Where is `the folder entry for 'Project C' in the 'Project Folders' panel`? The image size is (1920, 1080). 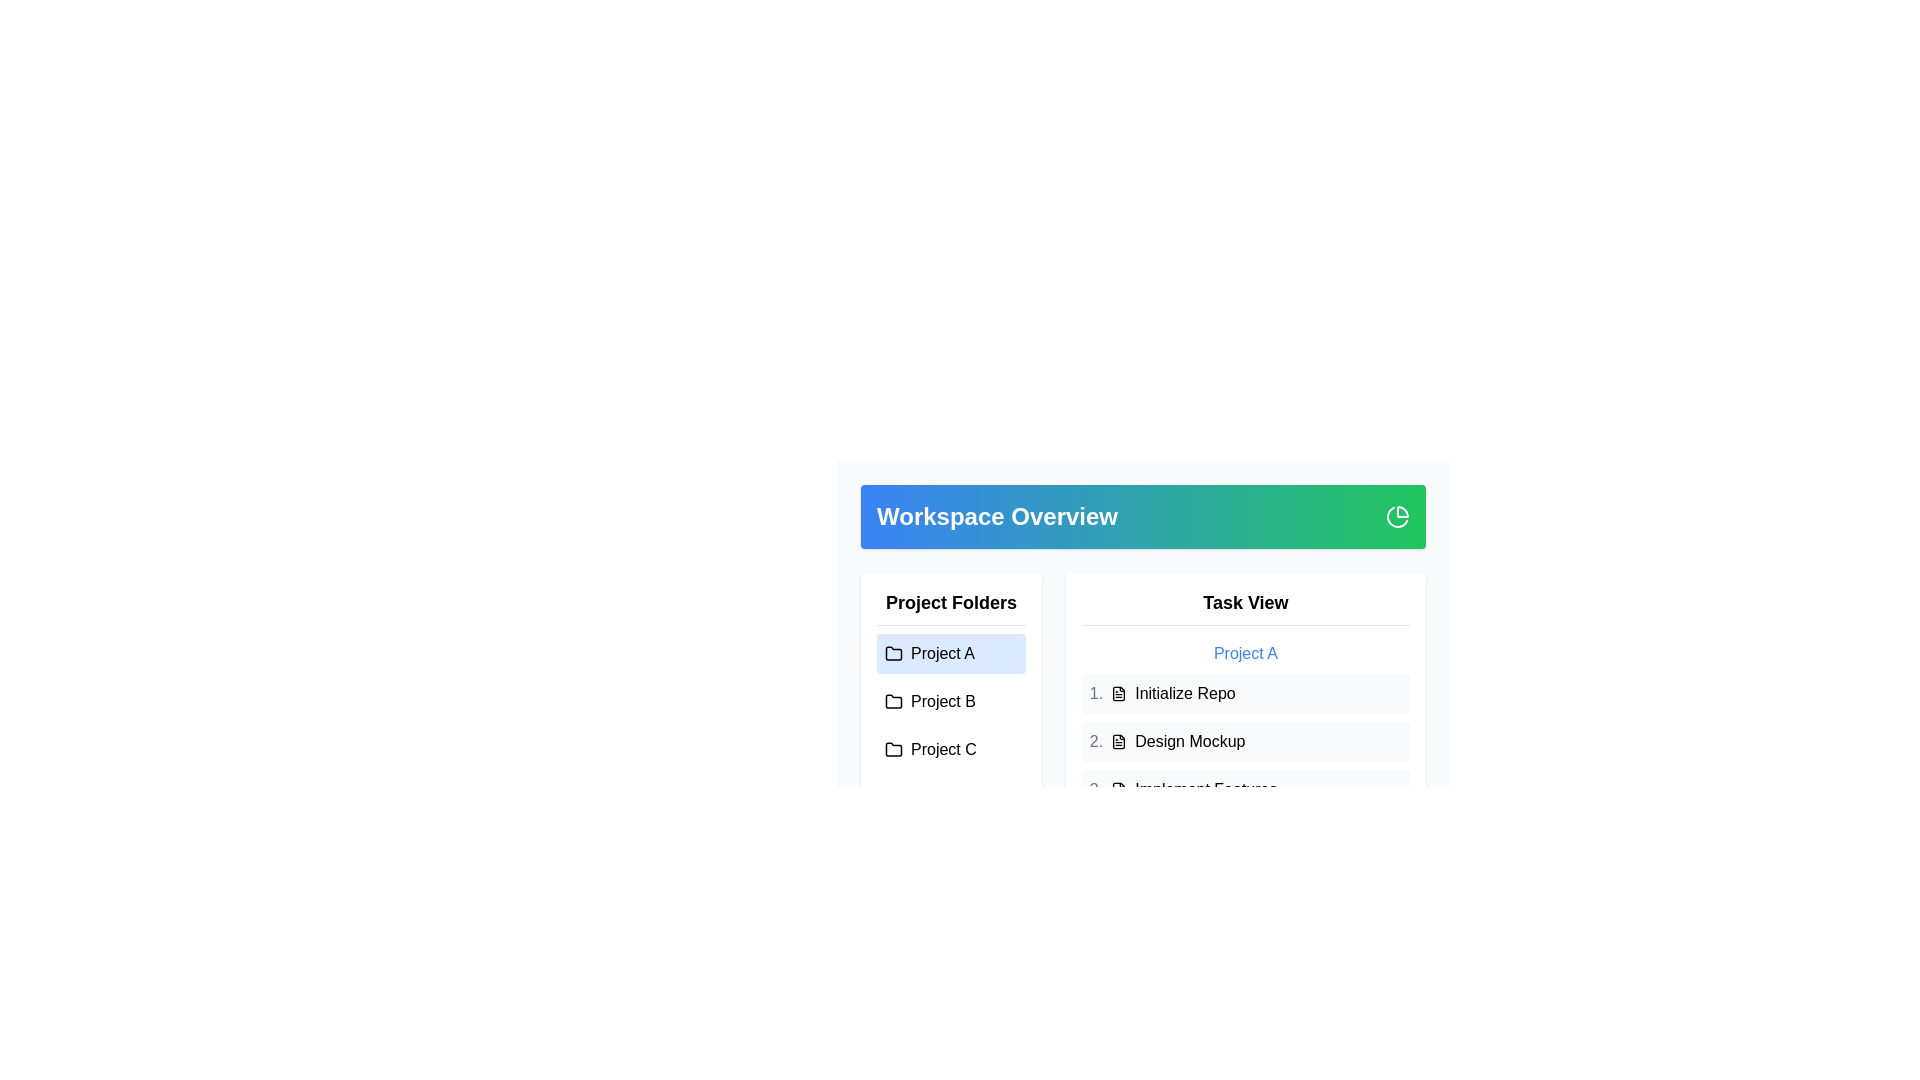
the folder entry for 'Project C' in the 'Project Folders' panel is located at coordinates (950, 749).